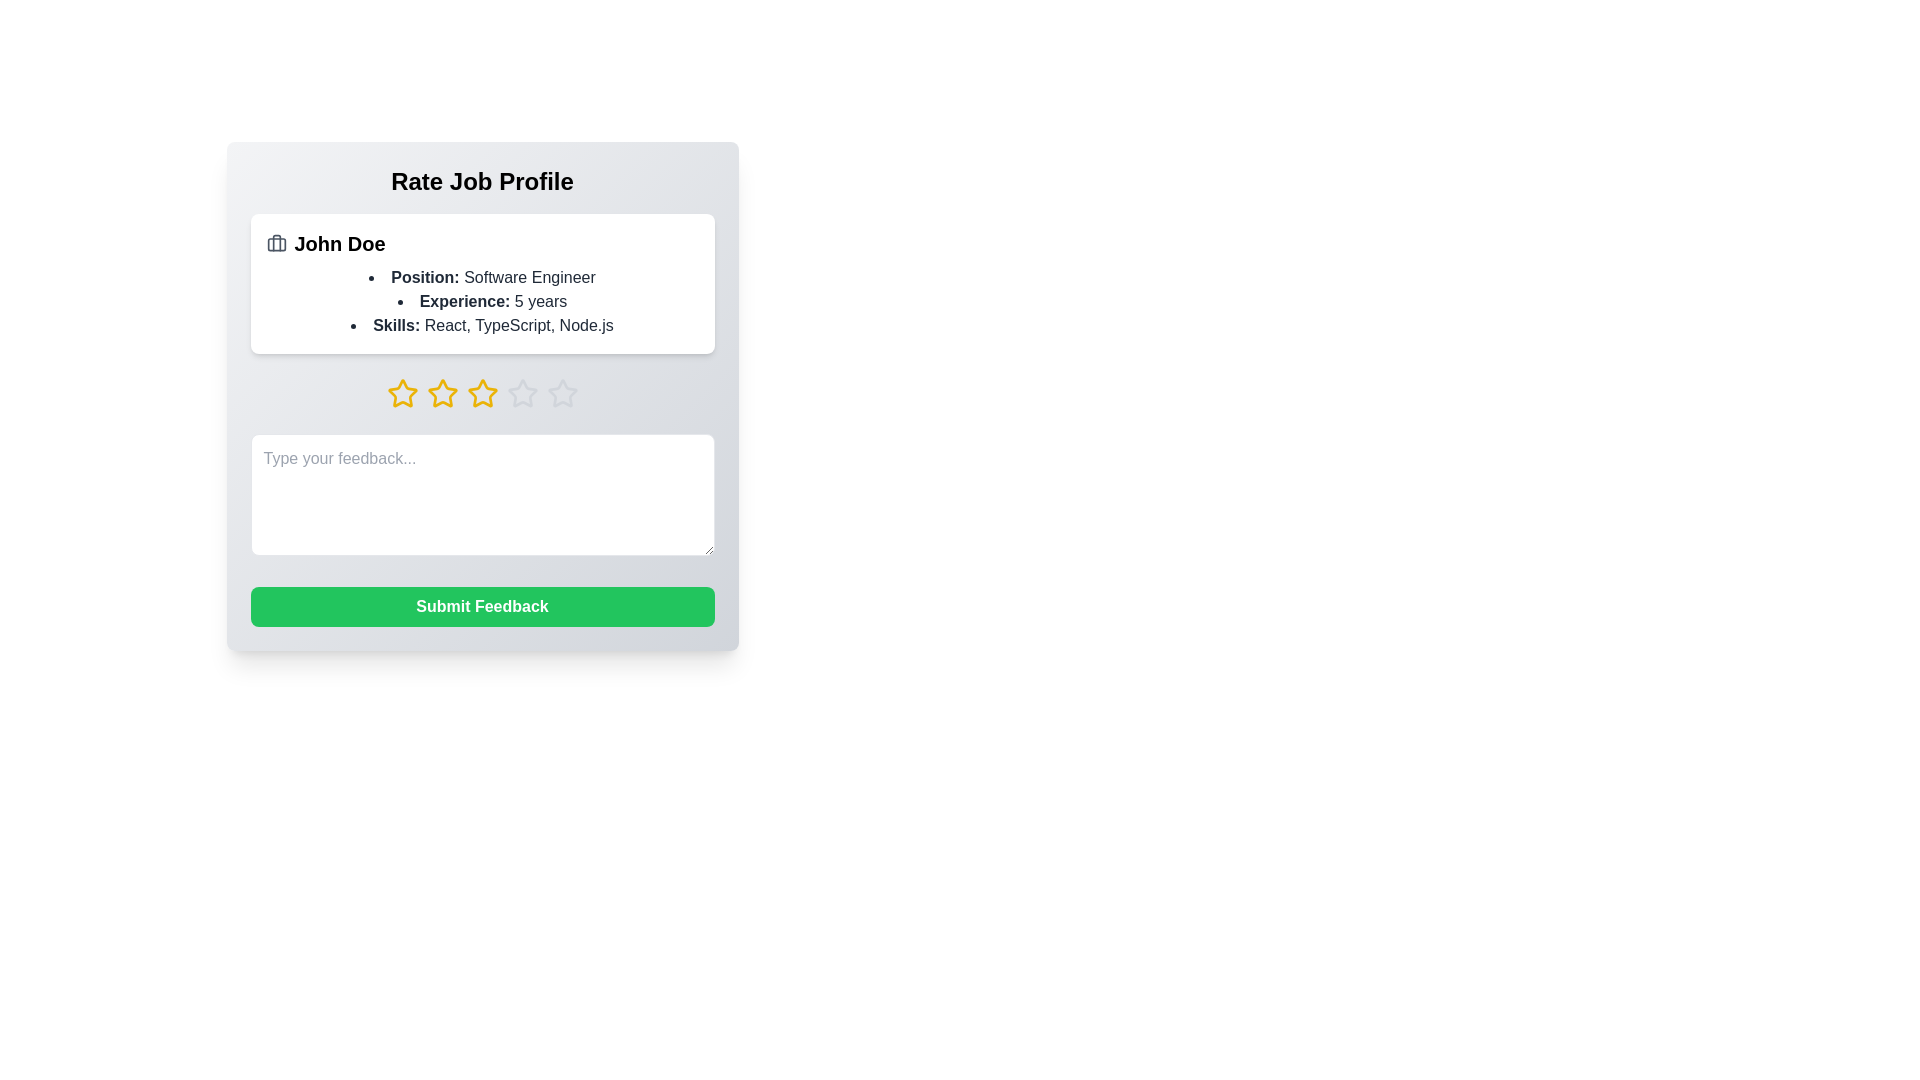 The width and height of the screenshot is (1920, 1080). Describe the element at coordinates (482, 605) in the screenshot. I see `the feedback submission button located at the bottom center of the card layout to trigger a visual change` at that location.